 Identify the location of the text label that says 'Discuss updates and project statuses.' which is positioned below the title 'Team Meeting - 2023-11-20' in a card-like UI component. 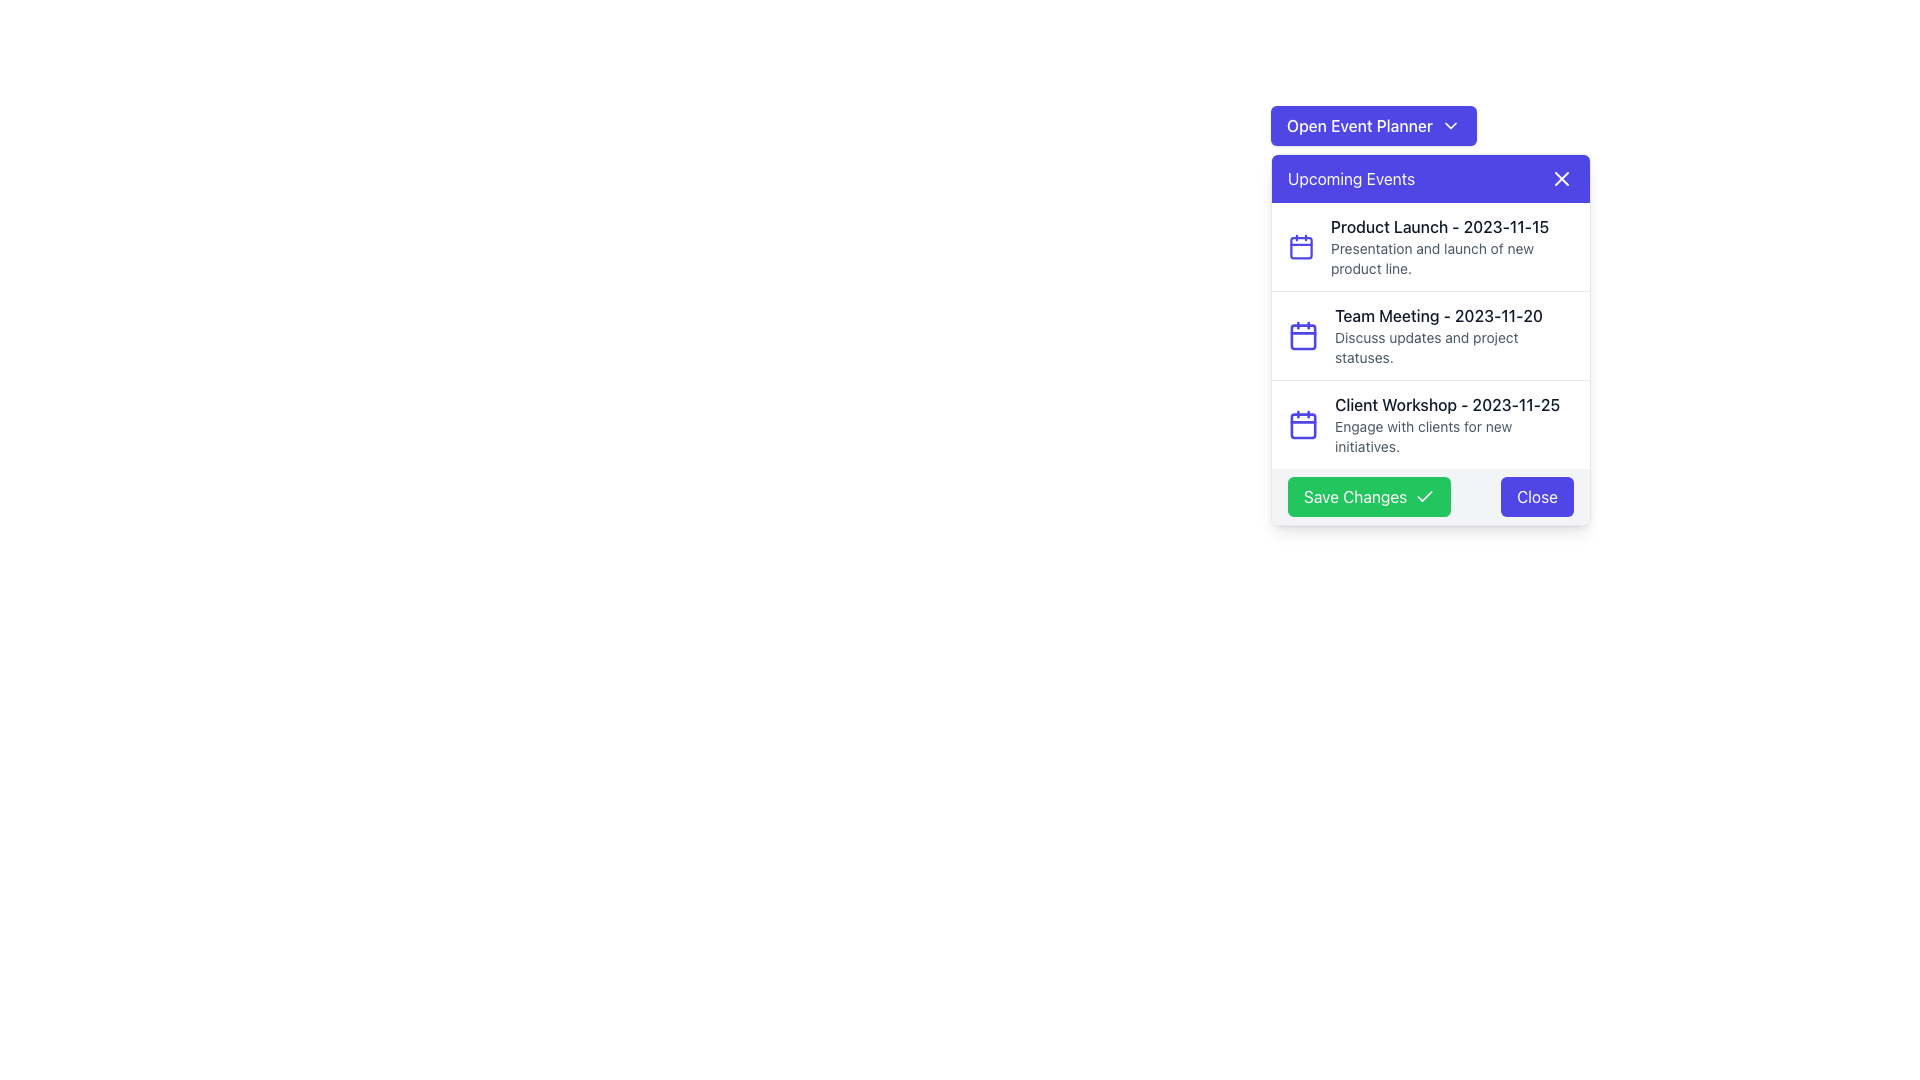
(1454, 346).